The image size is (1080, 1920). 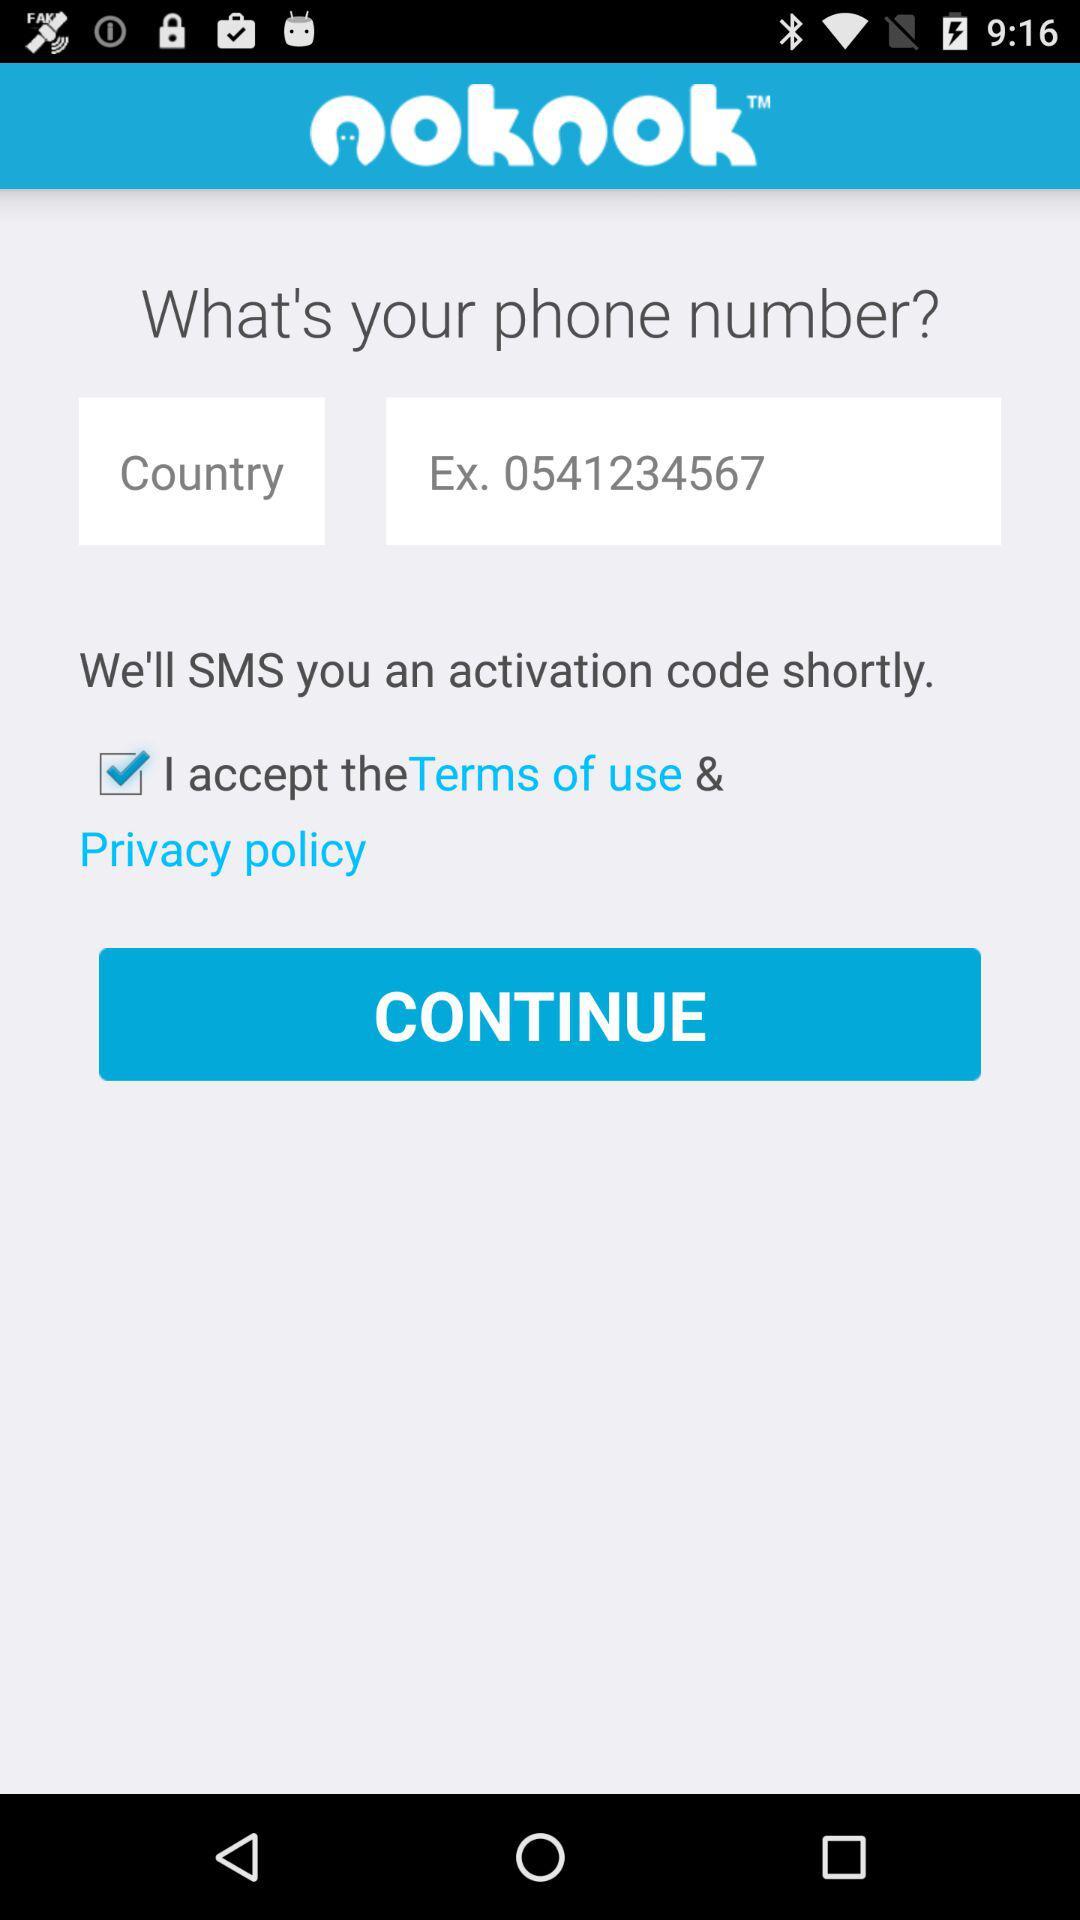 I want to click on the app below the we ll sms, so click(x=120, y=772).